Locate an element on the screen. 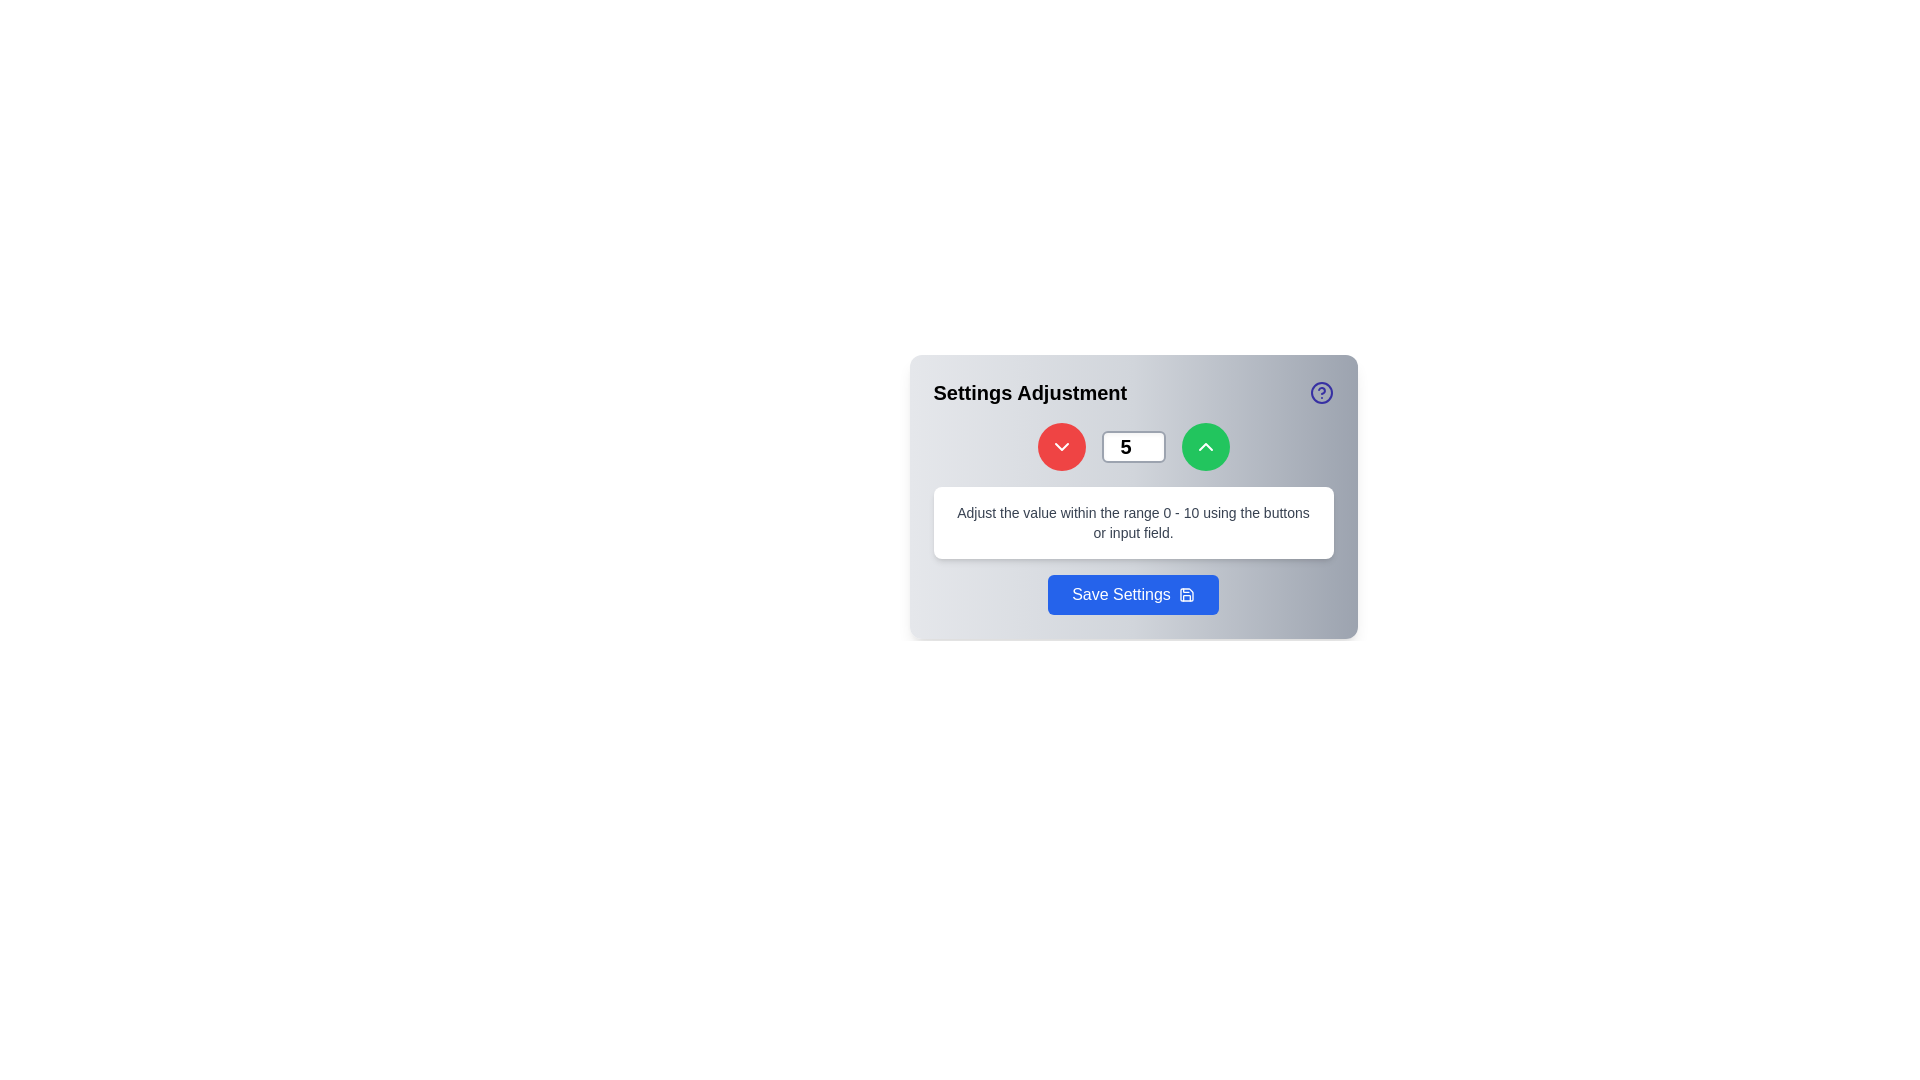 This screenshot has width=1920, height=1080. the 'Save Settings' button, which is a rectangular button with a vivid blue background and white text, located at the bottom of the settings adjustment card is located at coordinates (1133, 593).